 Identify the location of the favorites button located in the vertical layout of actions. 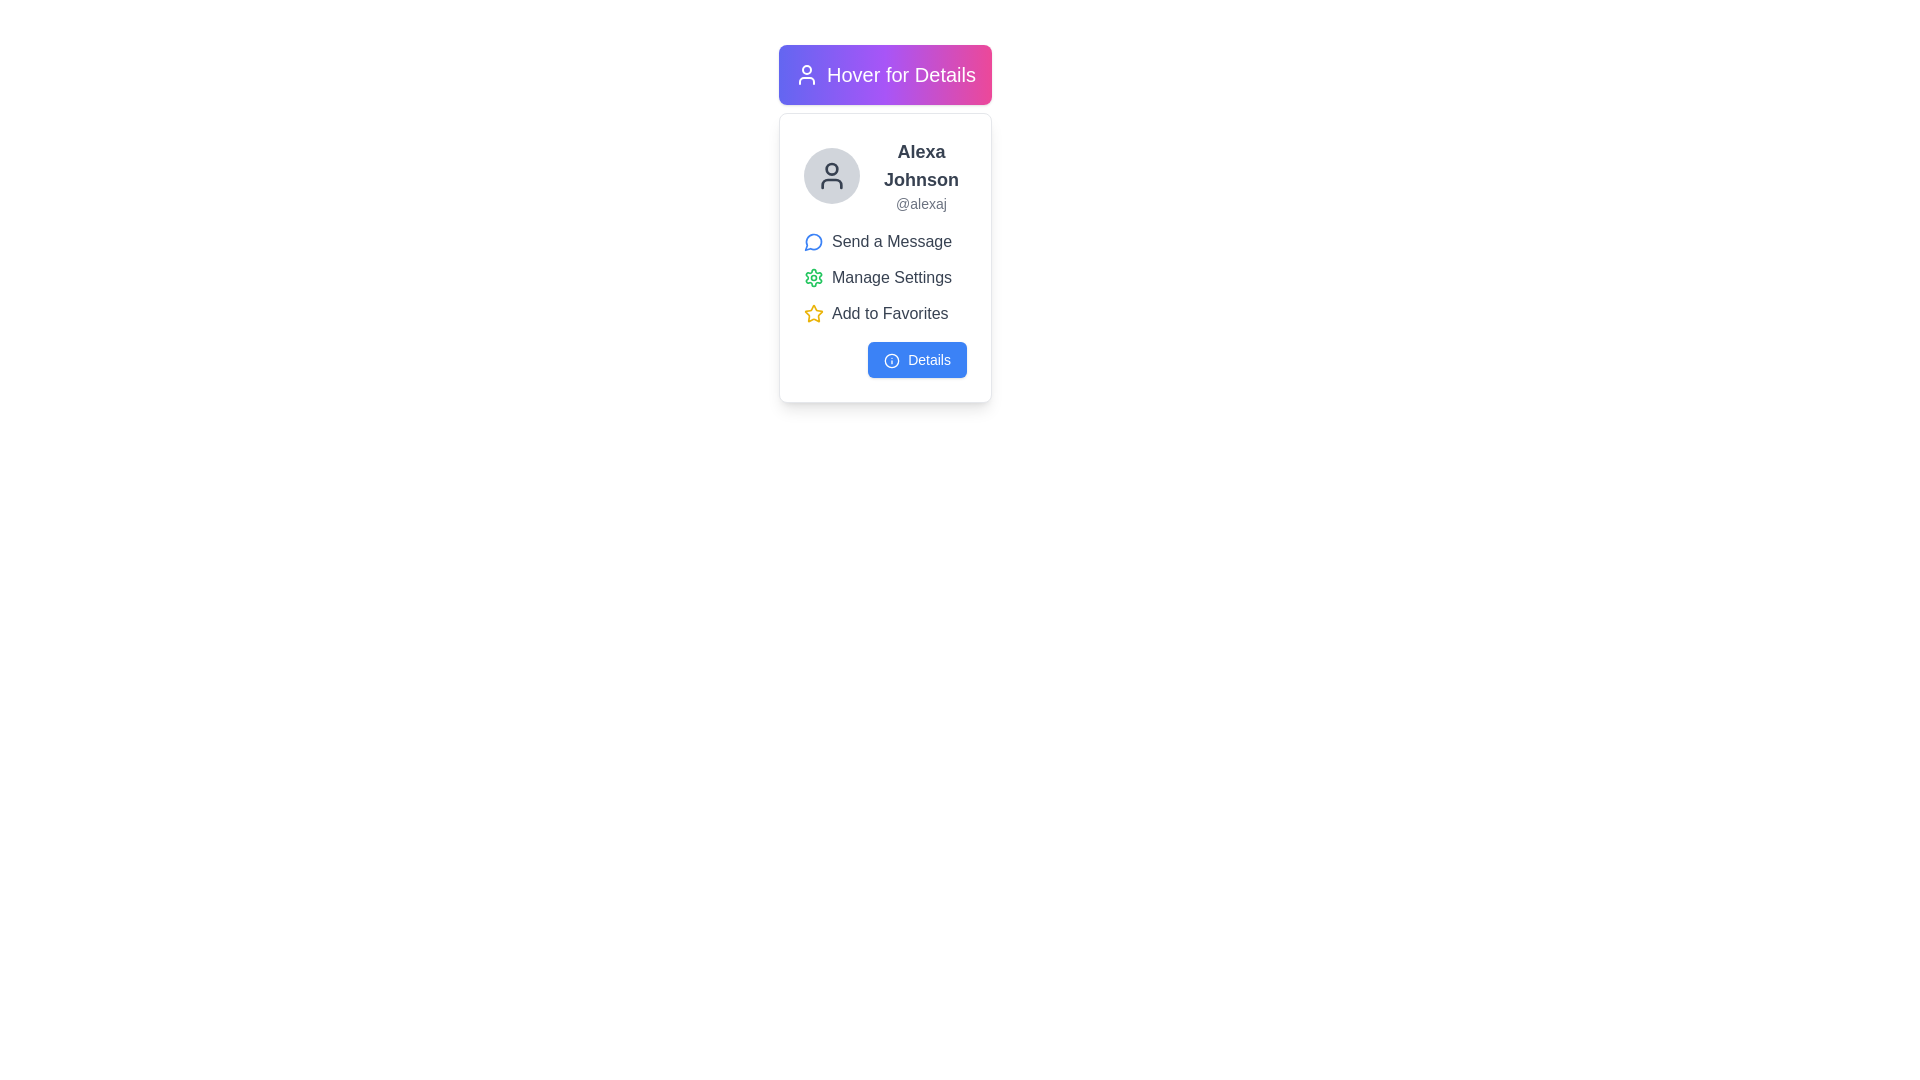
(884, 313).